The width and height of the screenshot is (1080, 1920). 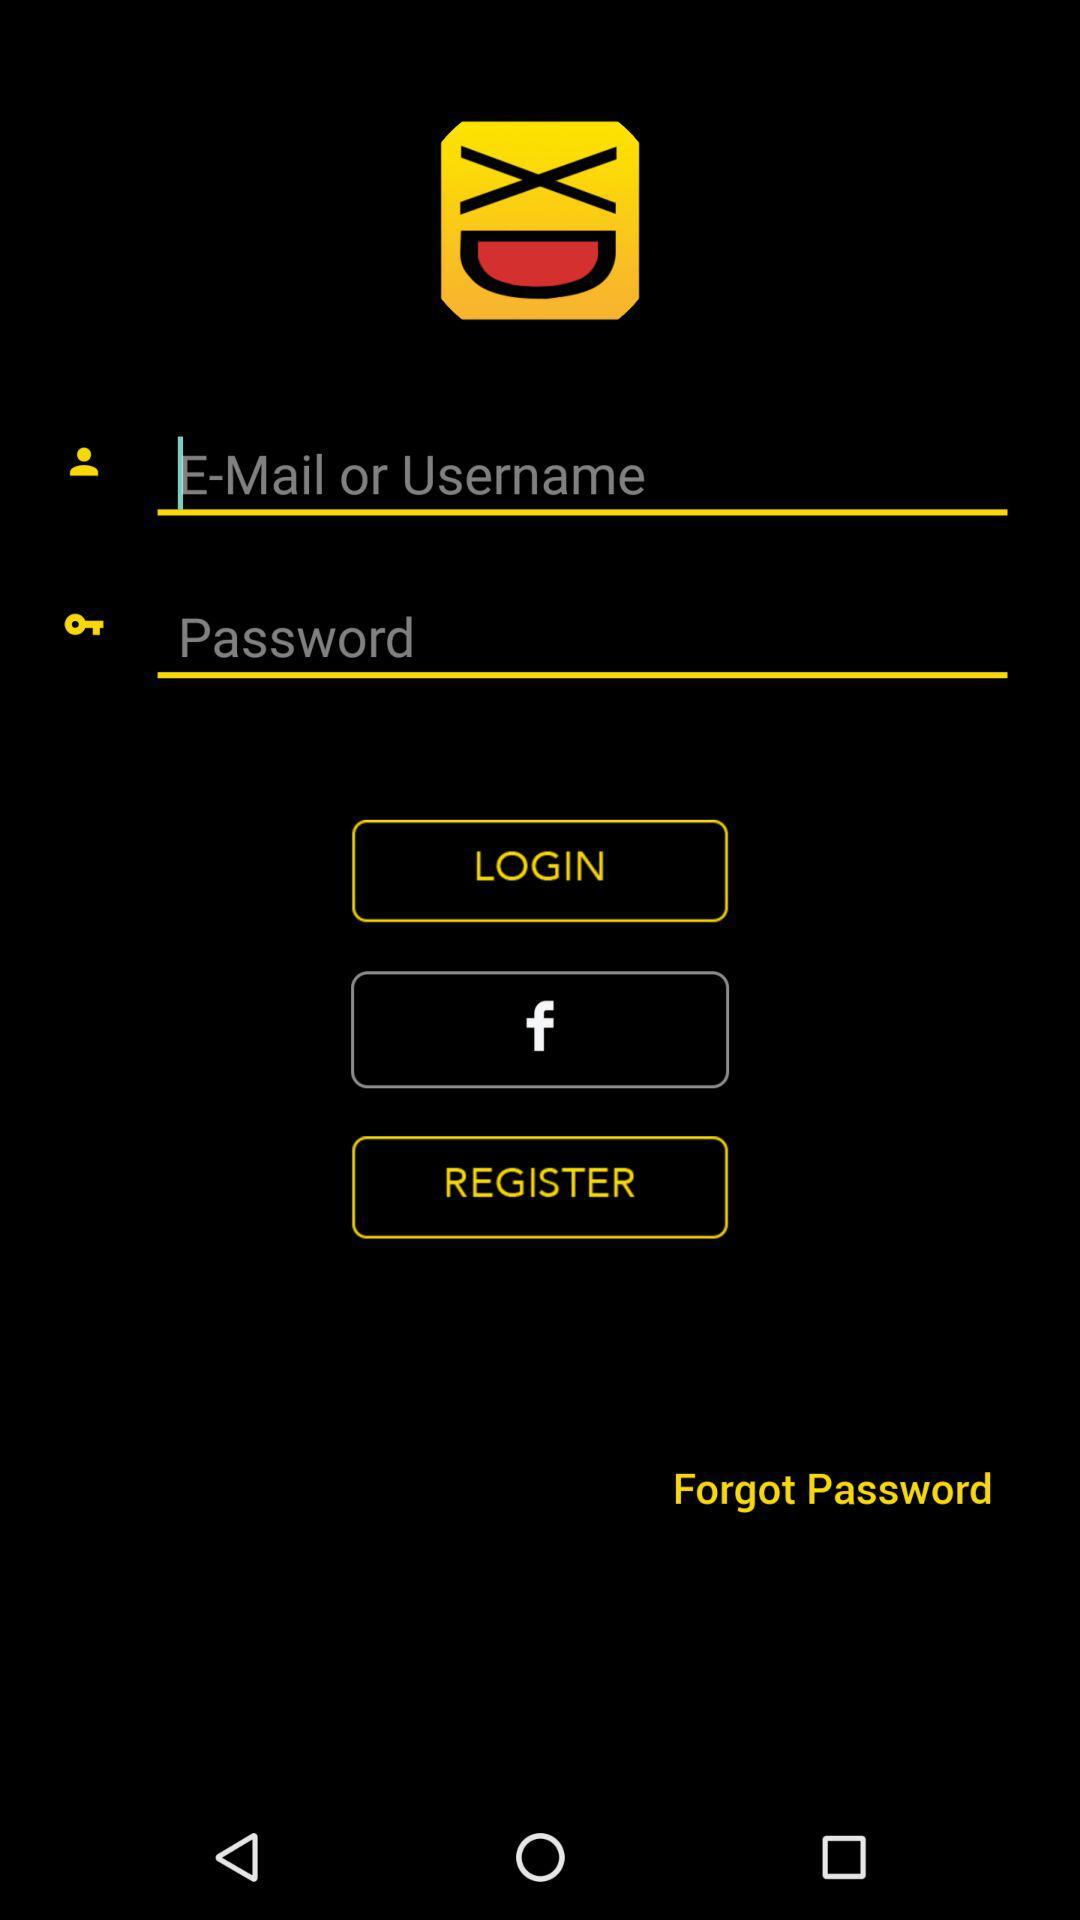 What do you see at coordinates (832, 1487) in the screenshot?
I see `icon at the bottom right corner` at bounding box center [832, 1487].